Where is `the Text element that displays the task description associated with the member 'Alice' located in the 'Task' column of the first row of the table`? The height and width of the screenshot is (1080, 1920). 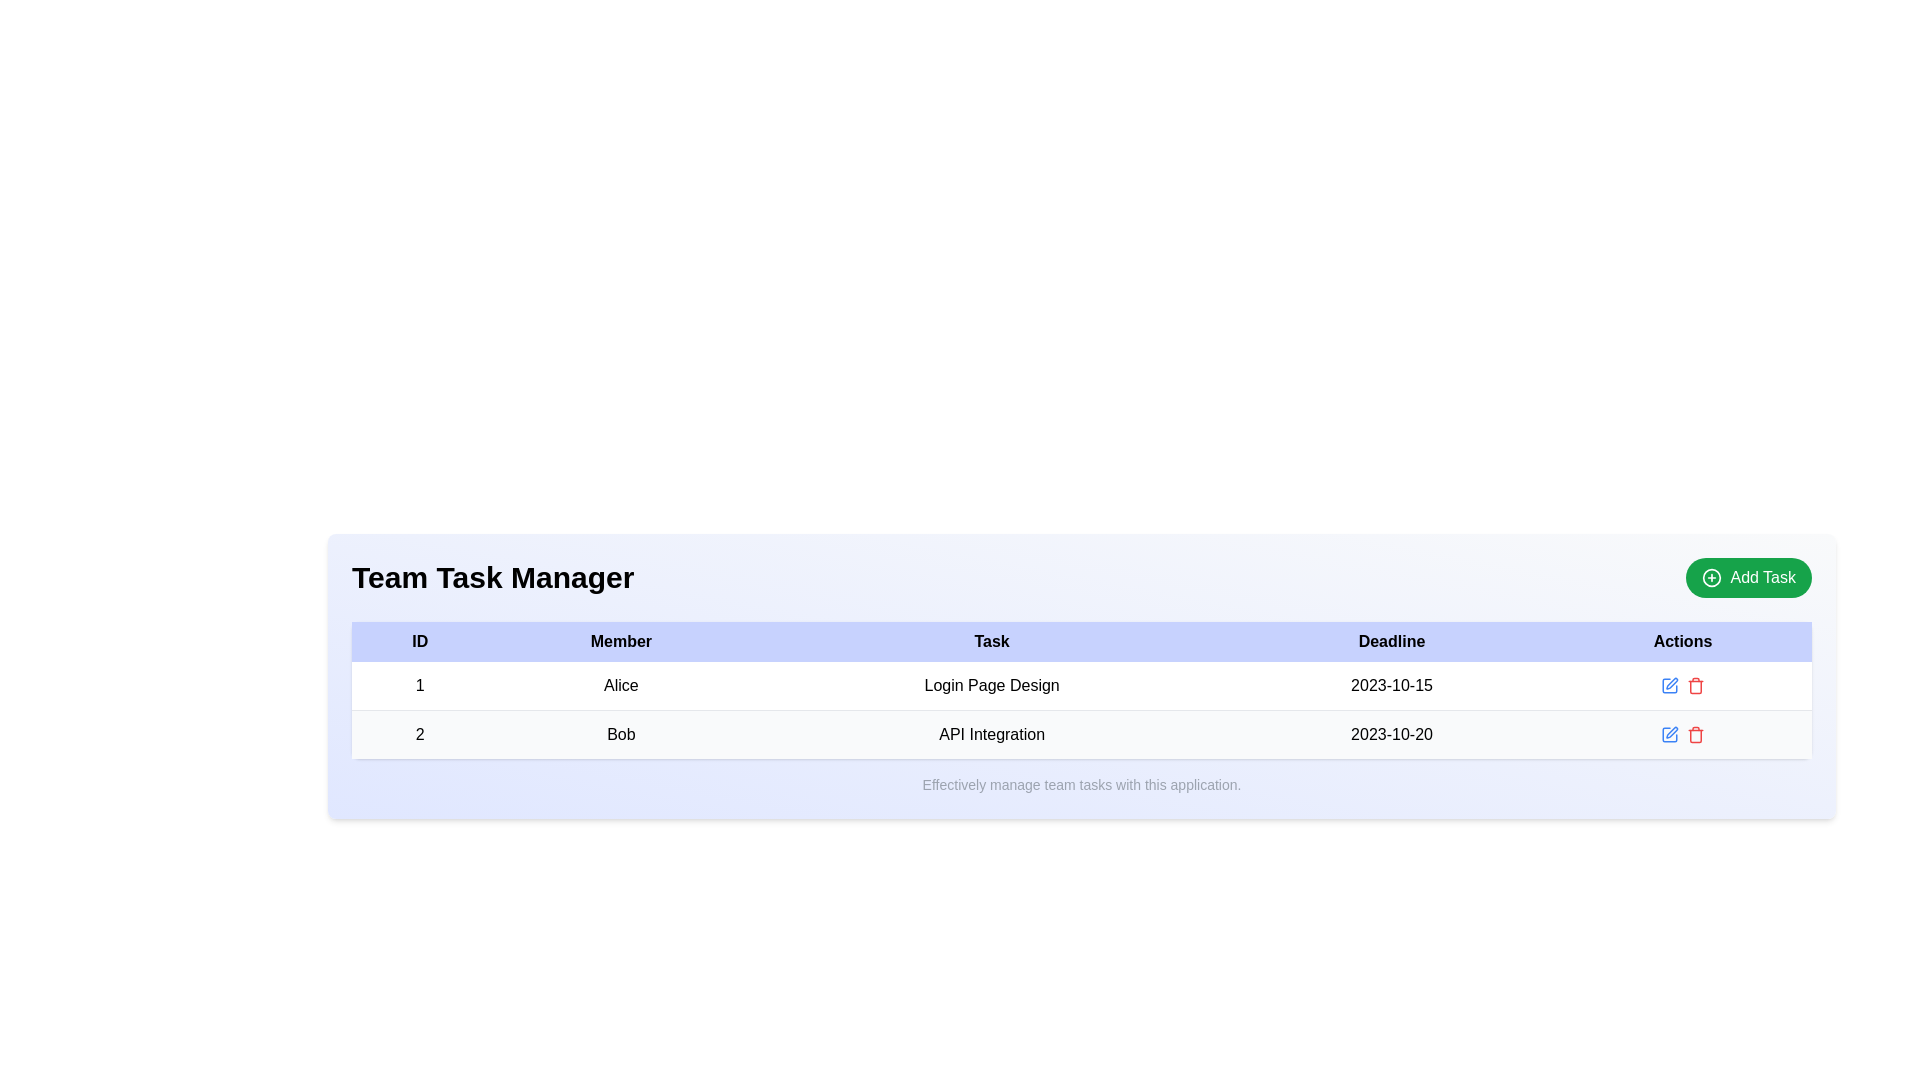
the Text element that displays the task description associated with the member 'Alice' located in the 'Task' column of the first row of the table is located at coordinates (992, 685).